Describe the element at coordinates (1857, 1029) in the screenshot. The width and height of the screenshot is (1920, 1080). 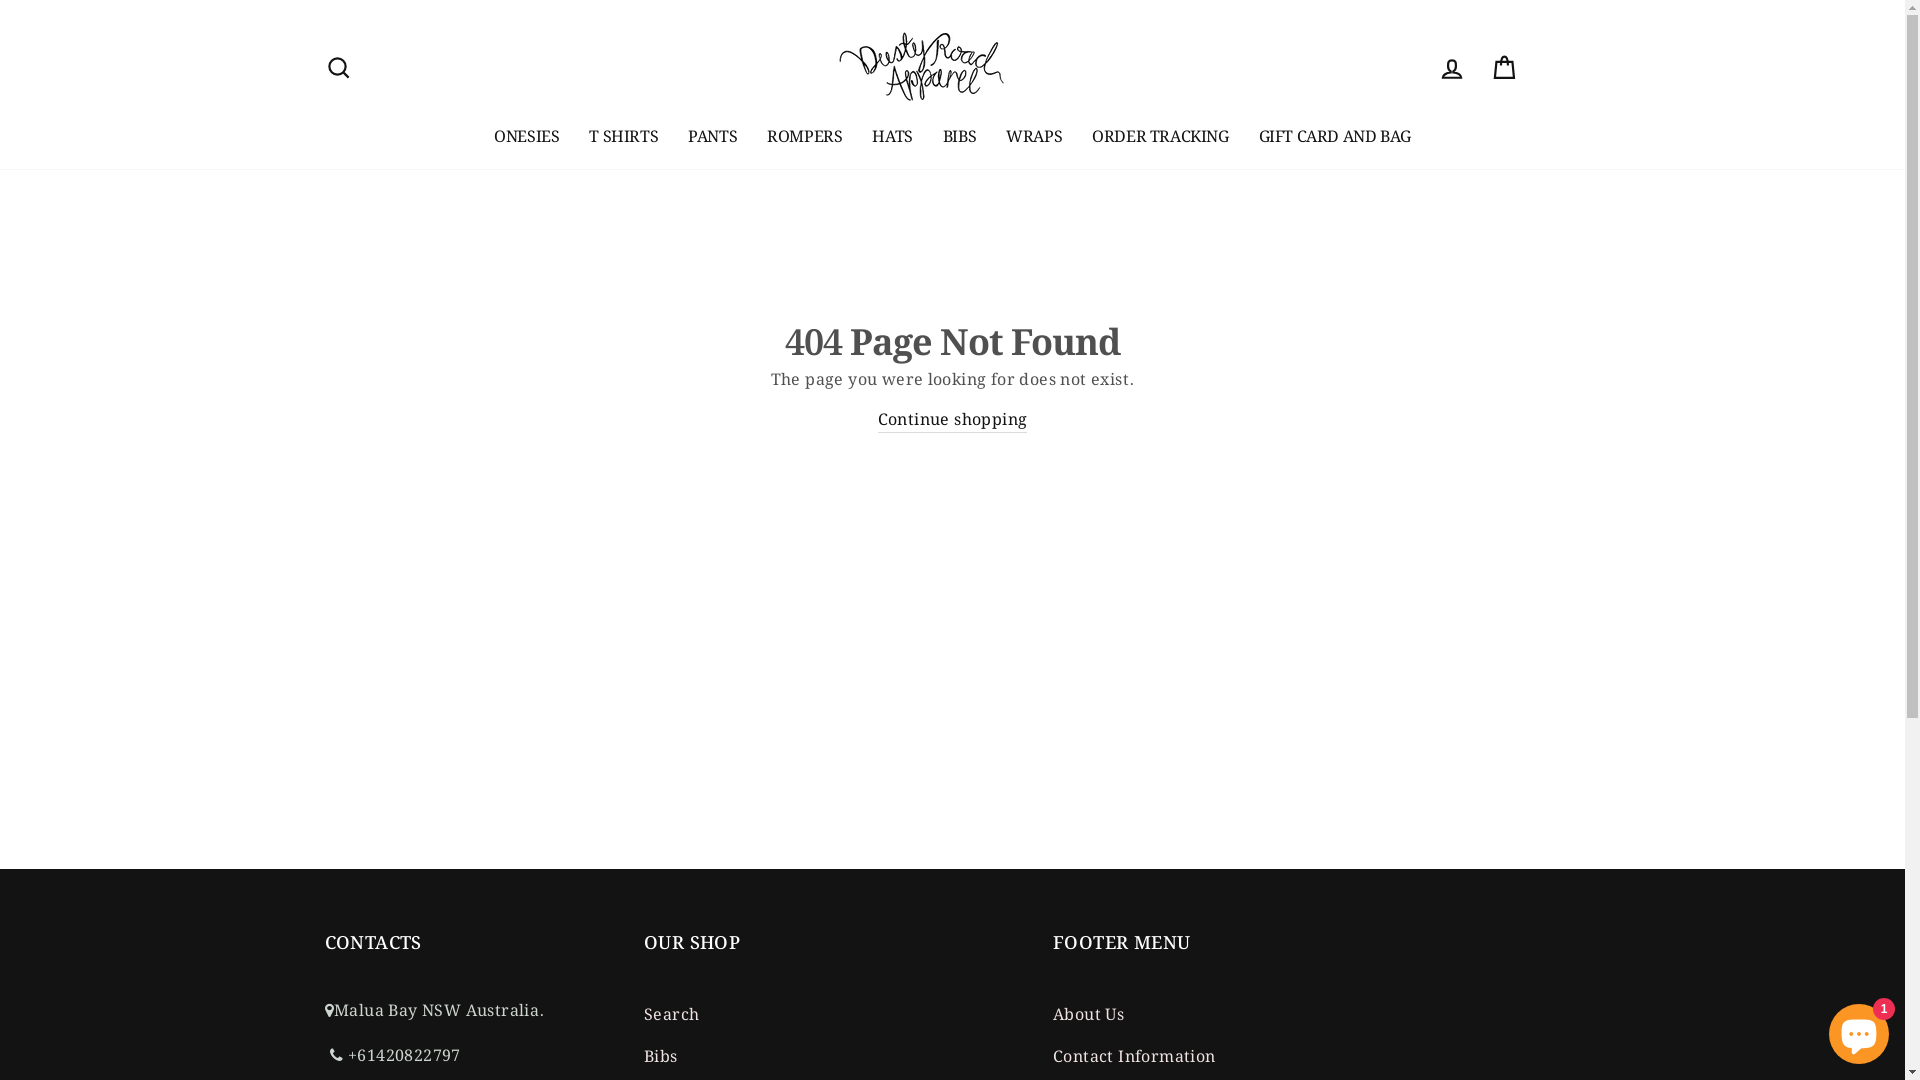
I see `'Shopify online store chat'` at that location.